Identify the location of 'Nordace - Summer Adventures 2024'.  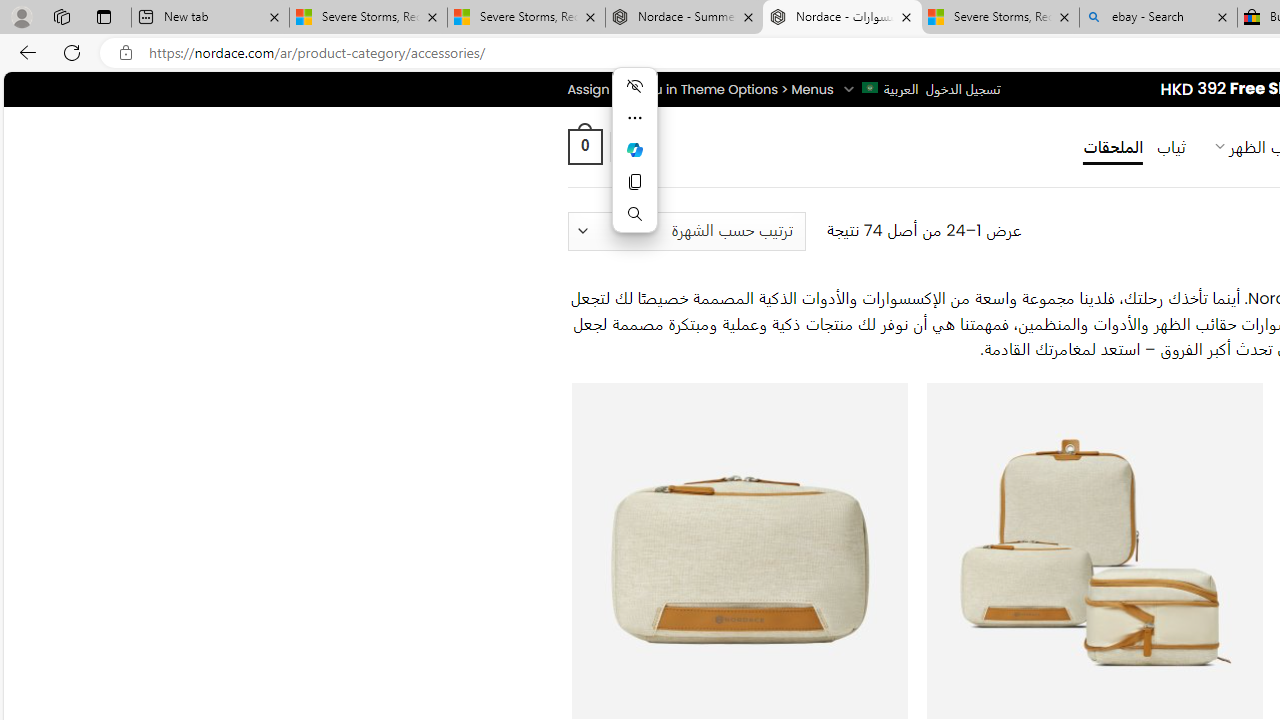
(684, 17).